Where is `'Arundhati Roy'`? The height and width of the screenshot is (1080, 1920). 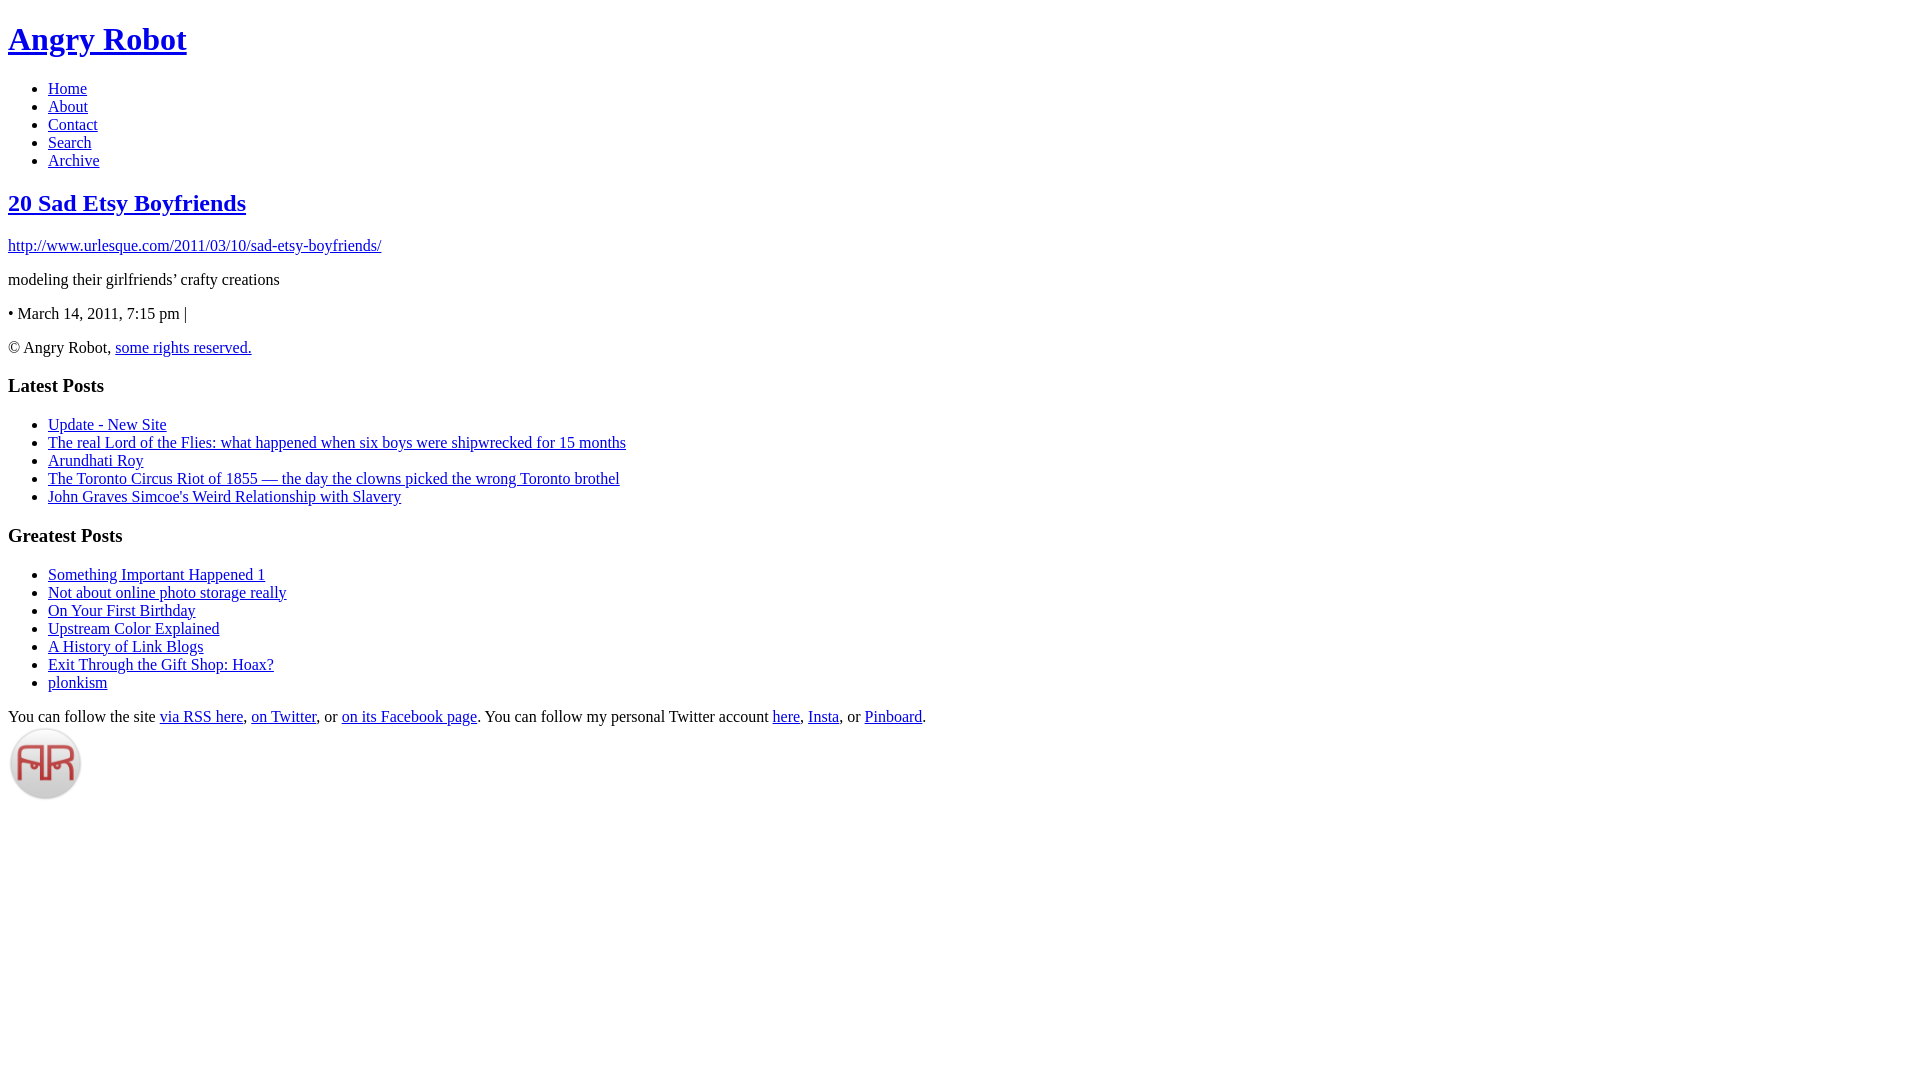 'Arundhati Roy' is located at coordinates (48, 460).